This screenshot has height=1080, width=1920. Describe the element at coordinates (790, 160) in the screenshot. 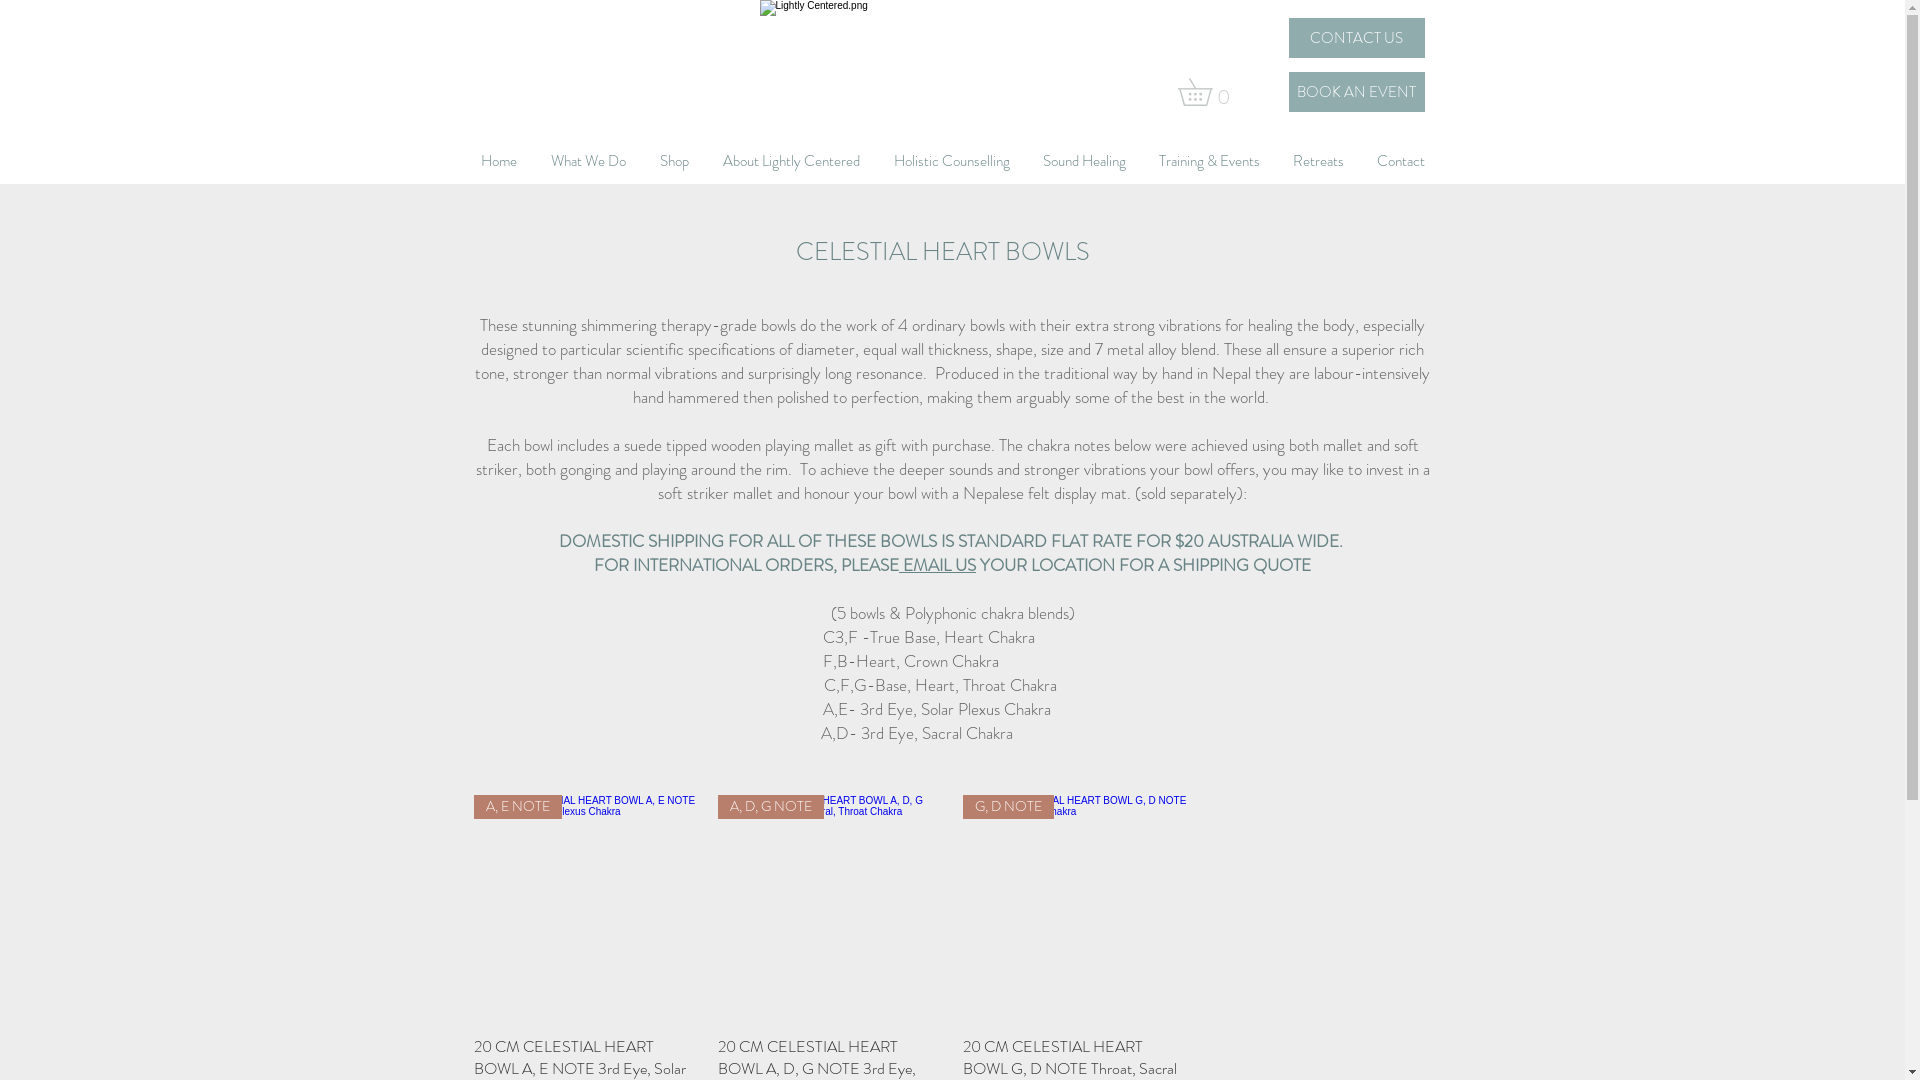

I see `'About Lightly Centered'` at that location.